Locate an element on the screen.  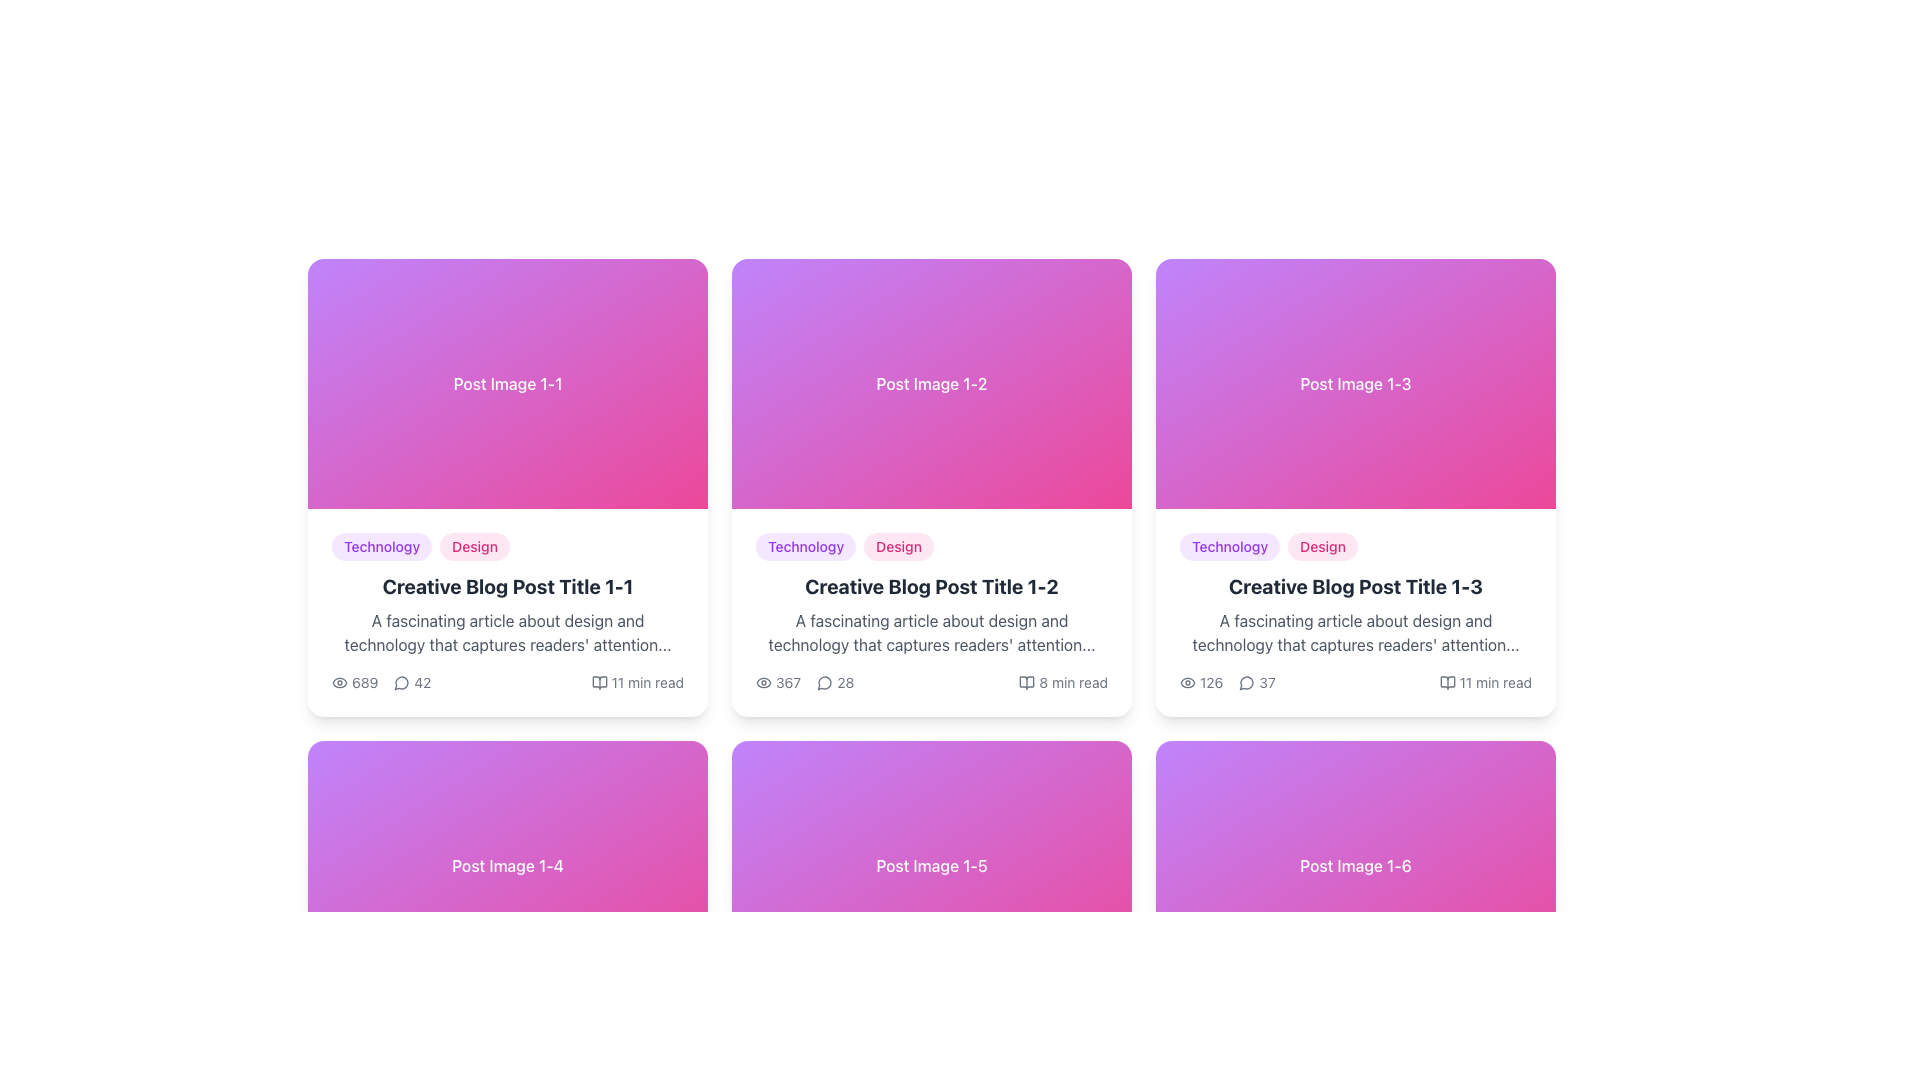
the reading duration represented by the Vector icon (SVG) located in the bottom-right section of the blog post card titled 'Creative Blog Post Title 1-2', preceding the text '8 min read' is located at coordinates (1027, 681).